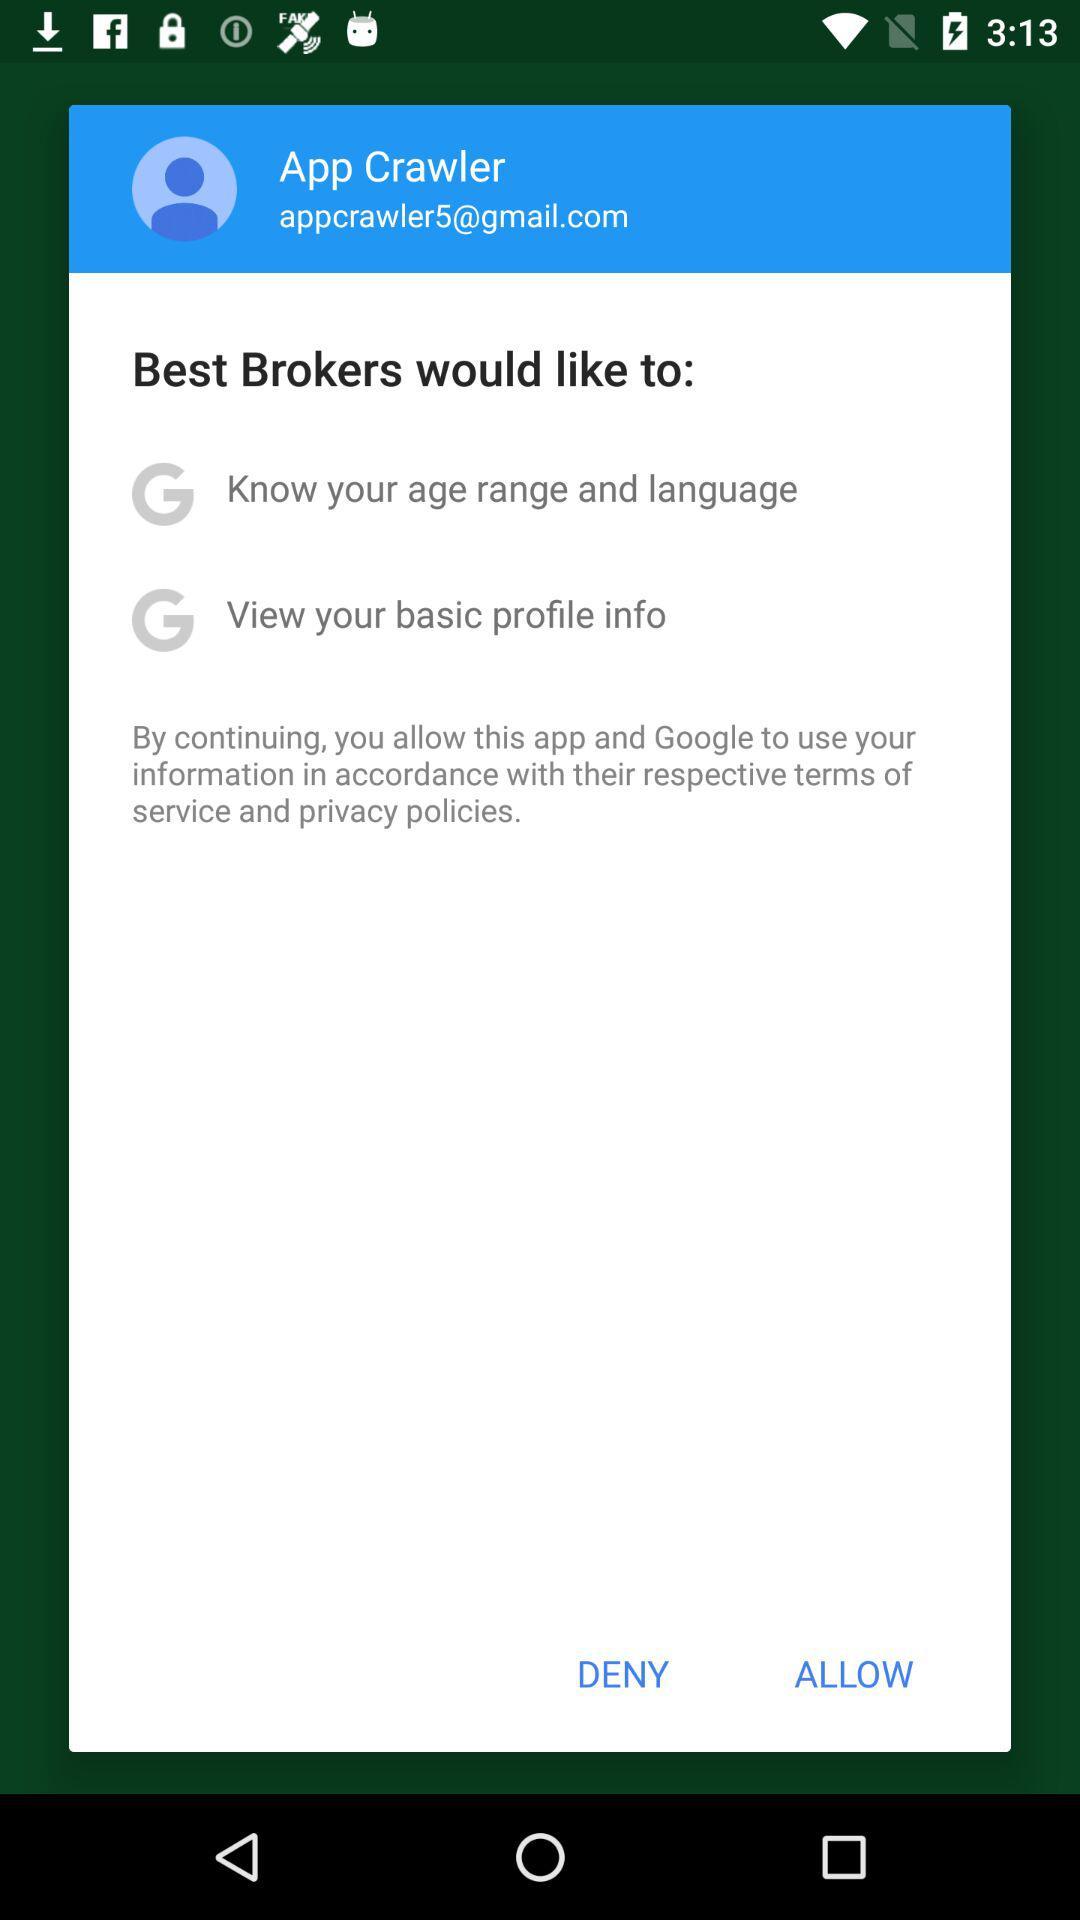 The image size is (1080, 1920). What do you see at coordinates (621, 1673) in the screenshot?
I see `item to the left of allow item` at bounding box center [621, 1673].